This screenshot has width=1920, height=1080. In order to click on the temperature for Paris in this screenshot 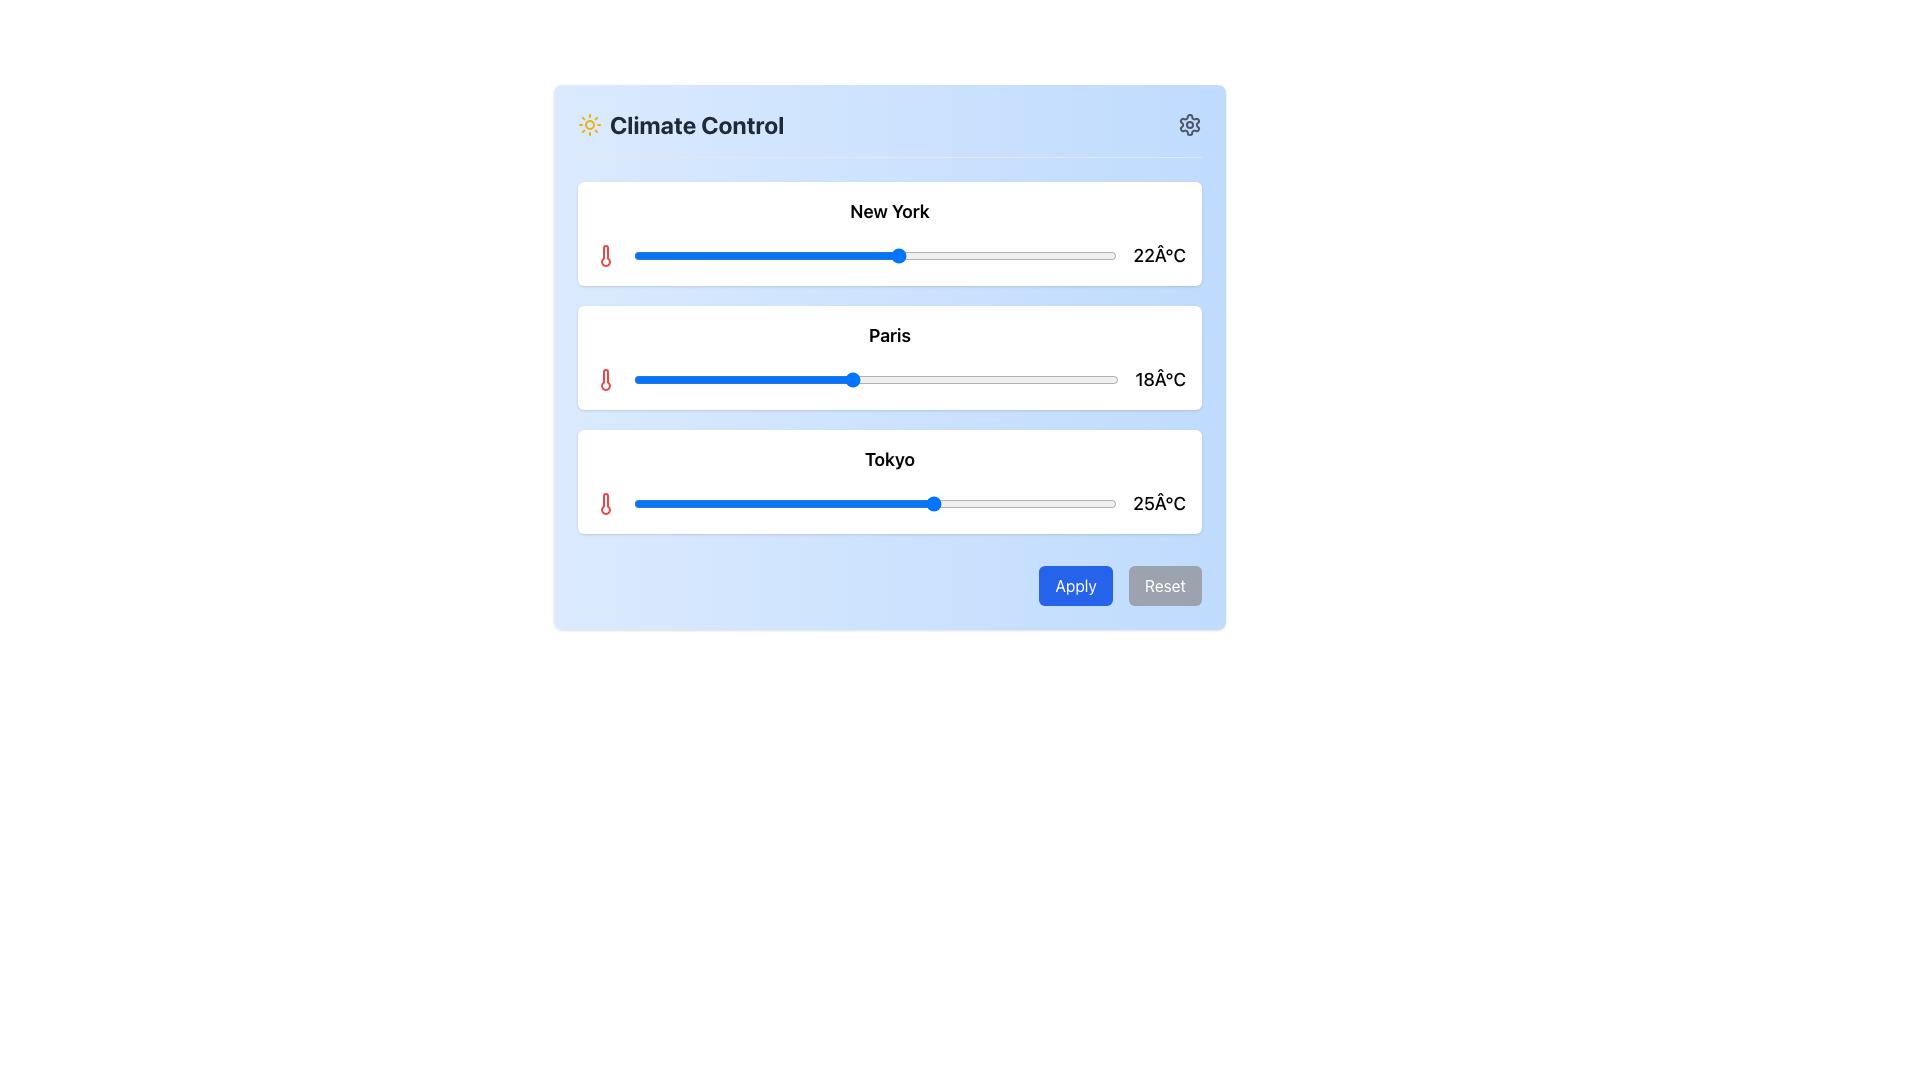, I will do `click(828, 380)`.